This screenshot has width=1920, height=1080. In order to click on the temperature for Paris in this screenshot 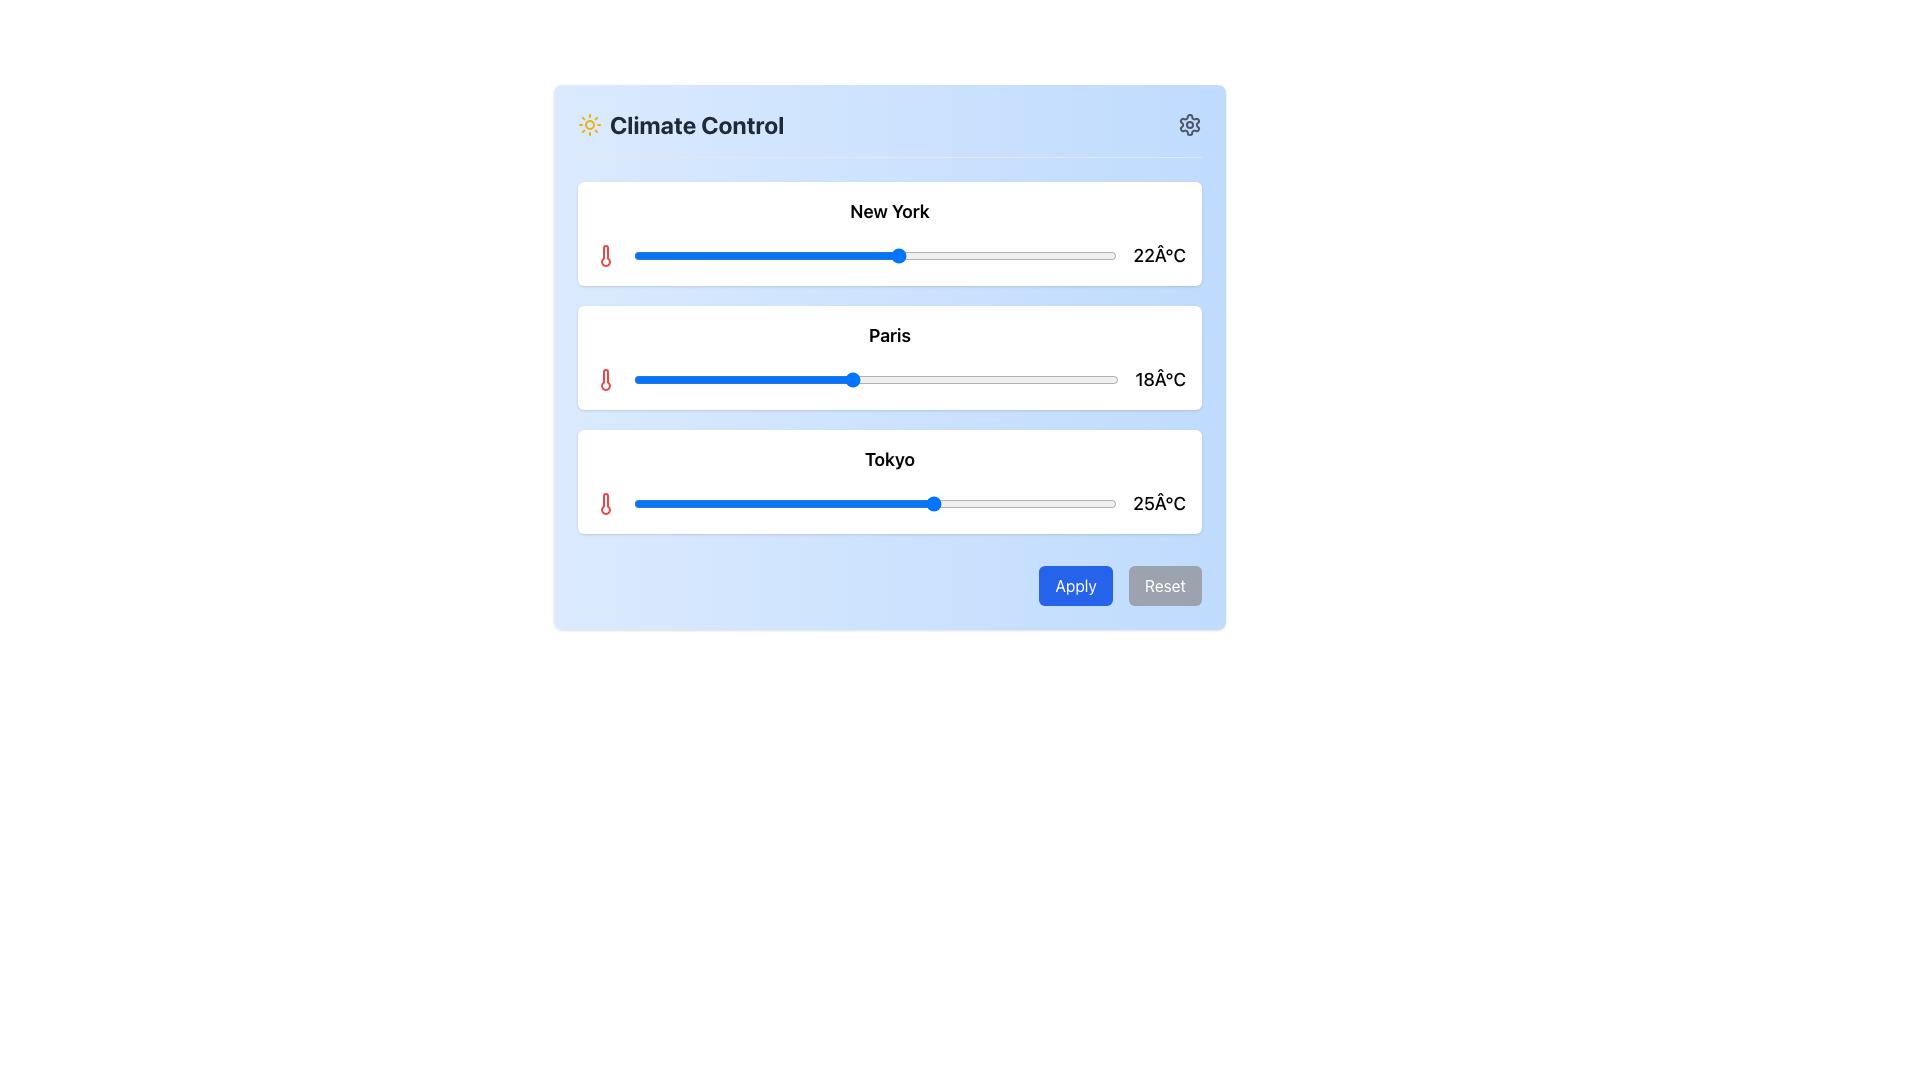, I will do `click(828, 380)`.